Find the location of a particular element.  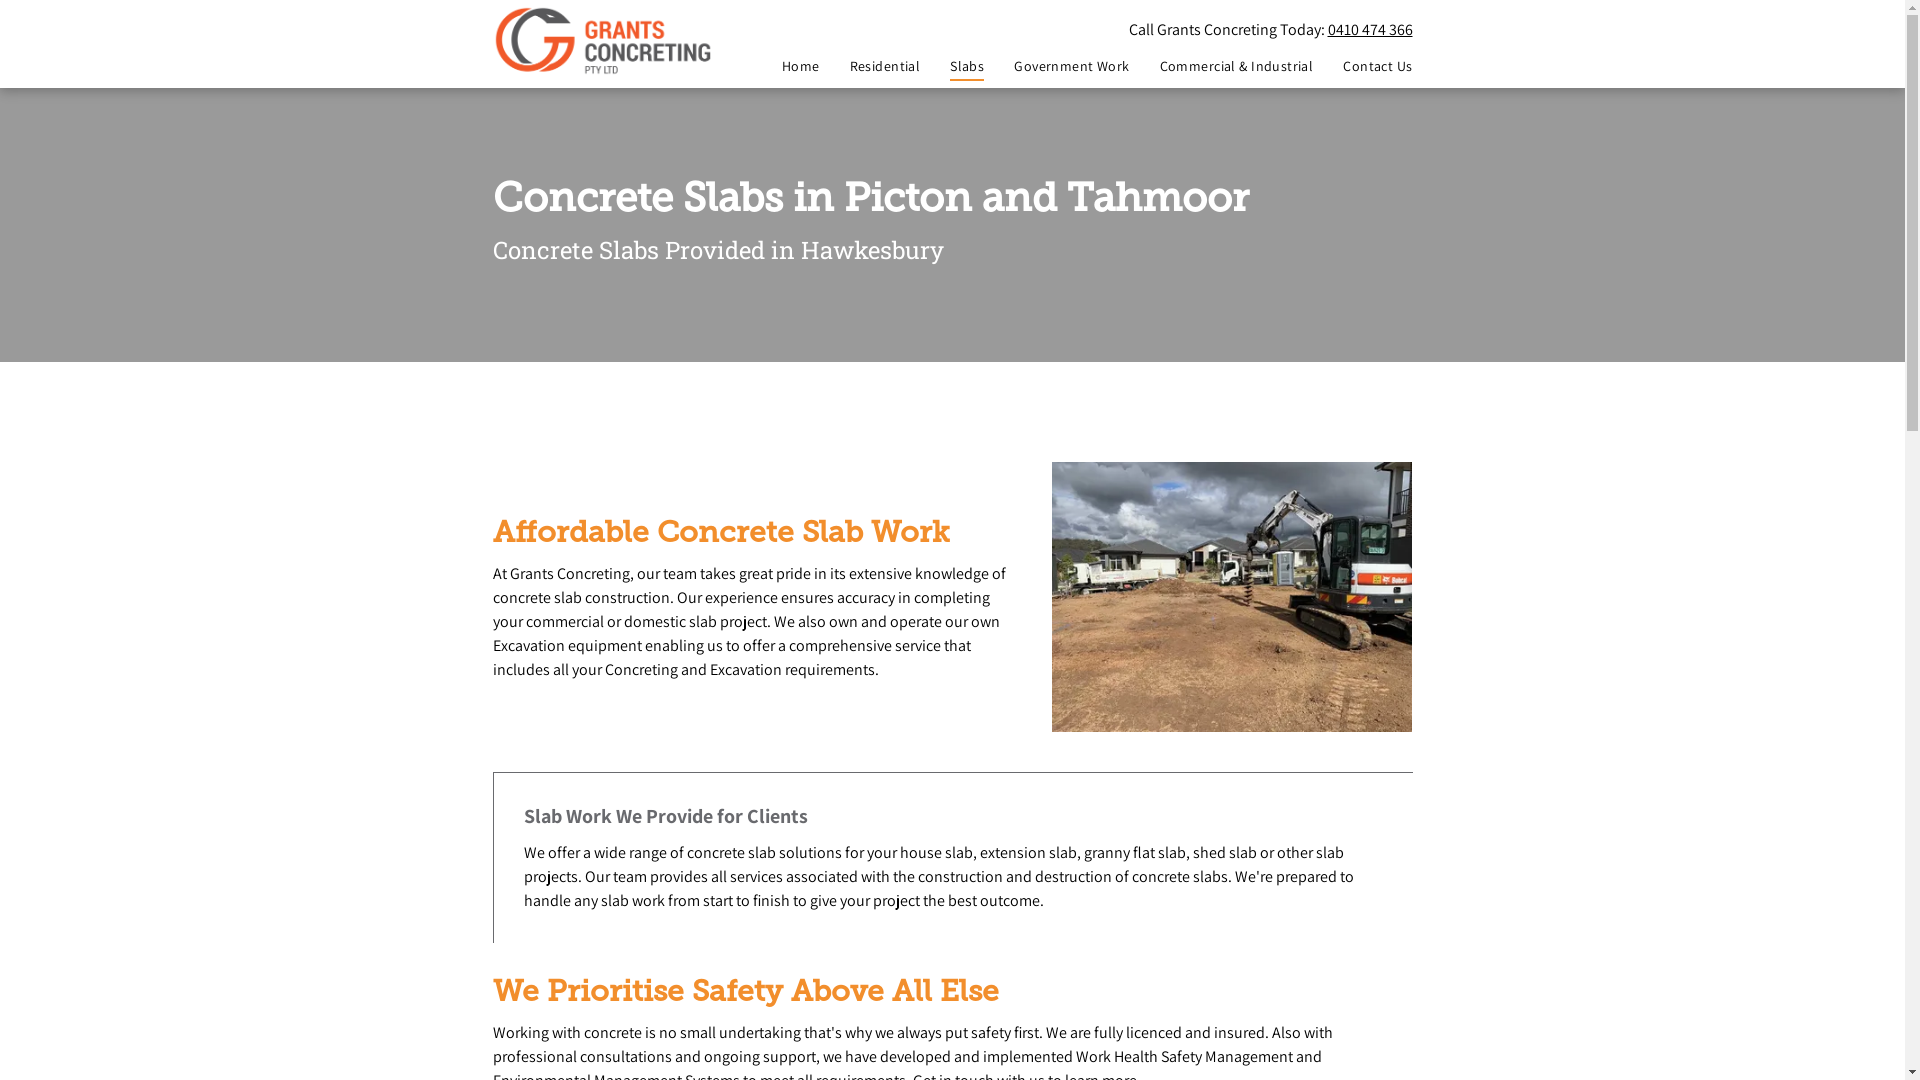

'0410 474 366' is located at coordinates (1369, 29).